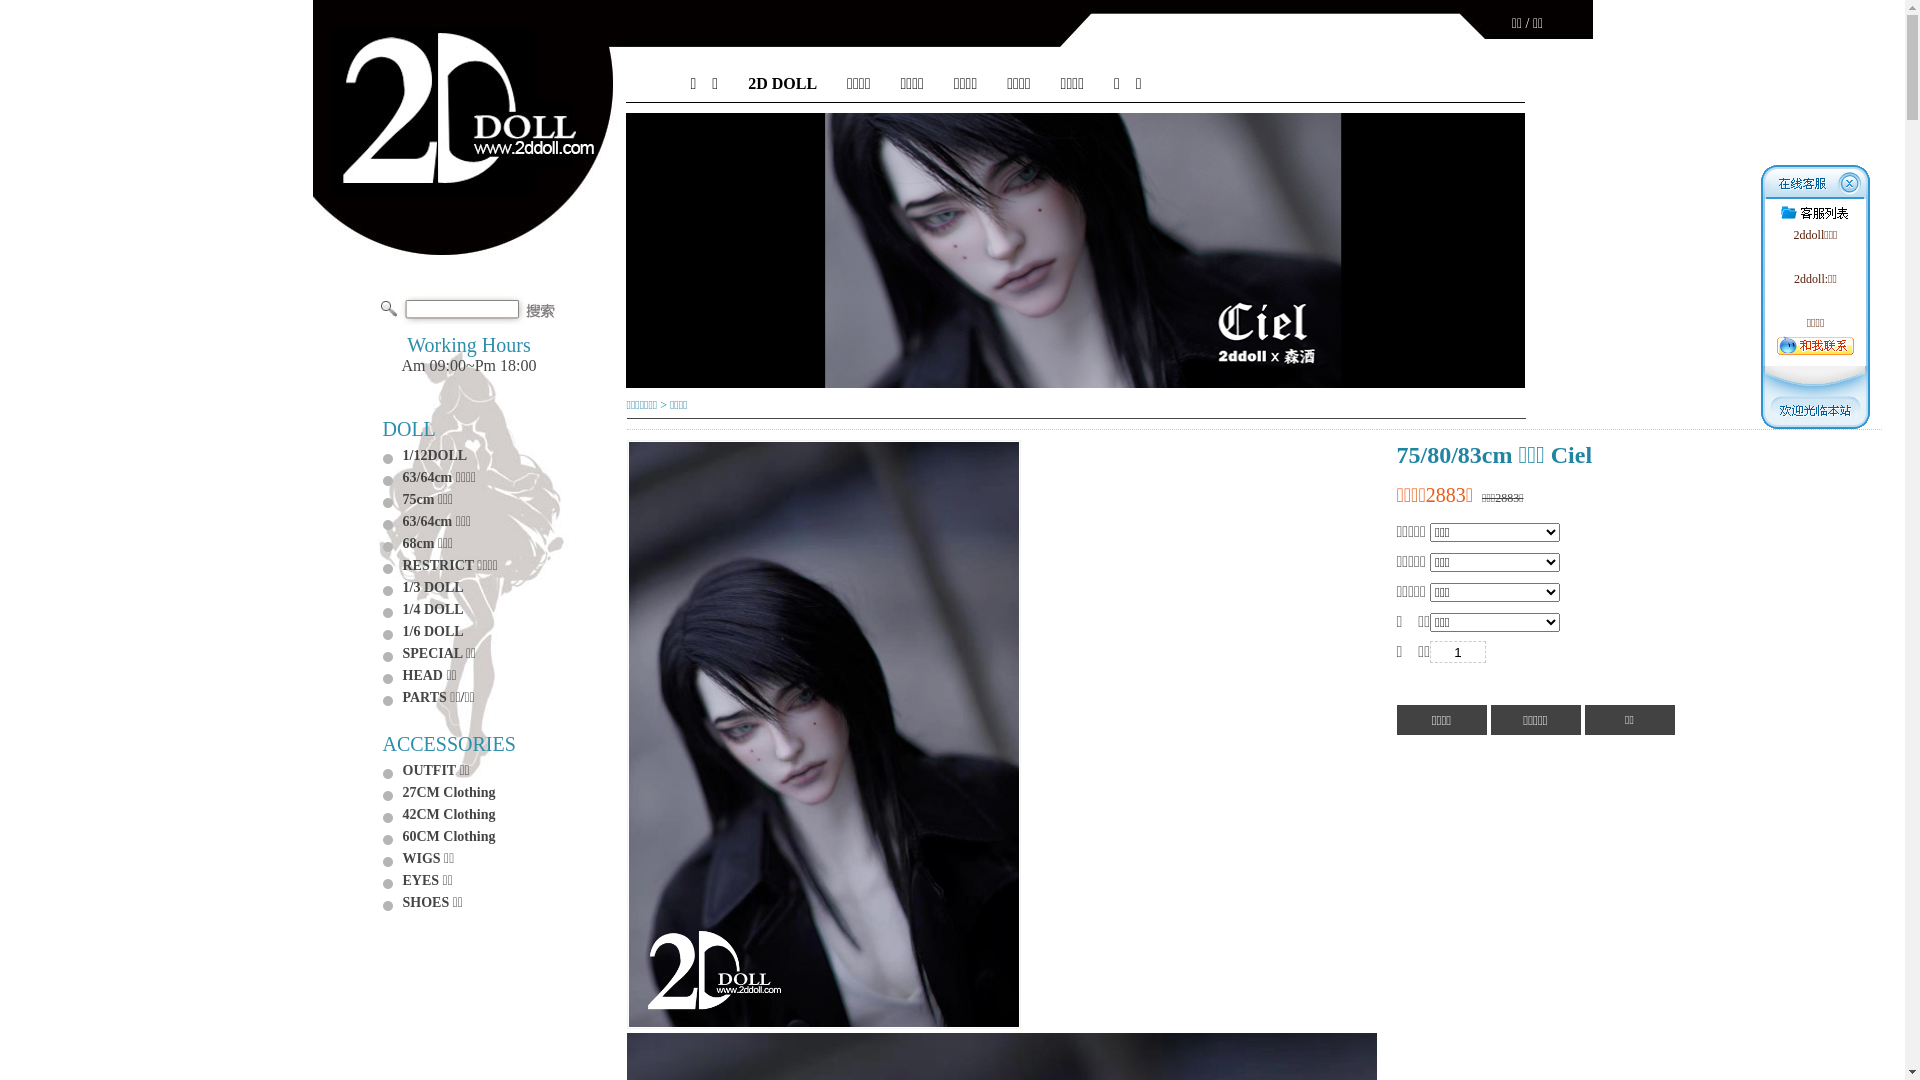 This screenshot has height=1080, width=1920. Describe the element at coordinates (431, 631) in the screenshot. I see `'1/6 DOLL'` at that location.